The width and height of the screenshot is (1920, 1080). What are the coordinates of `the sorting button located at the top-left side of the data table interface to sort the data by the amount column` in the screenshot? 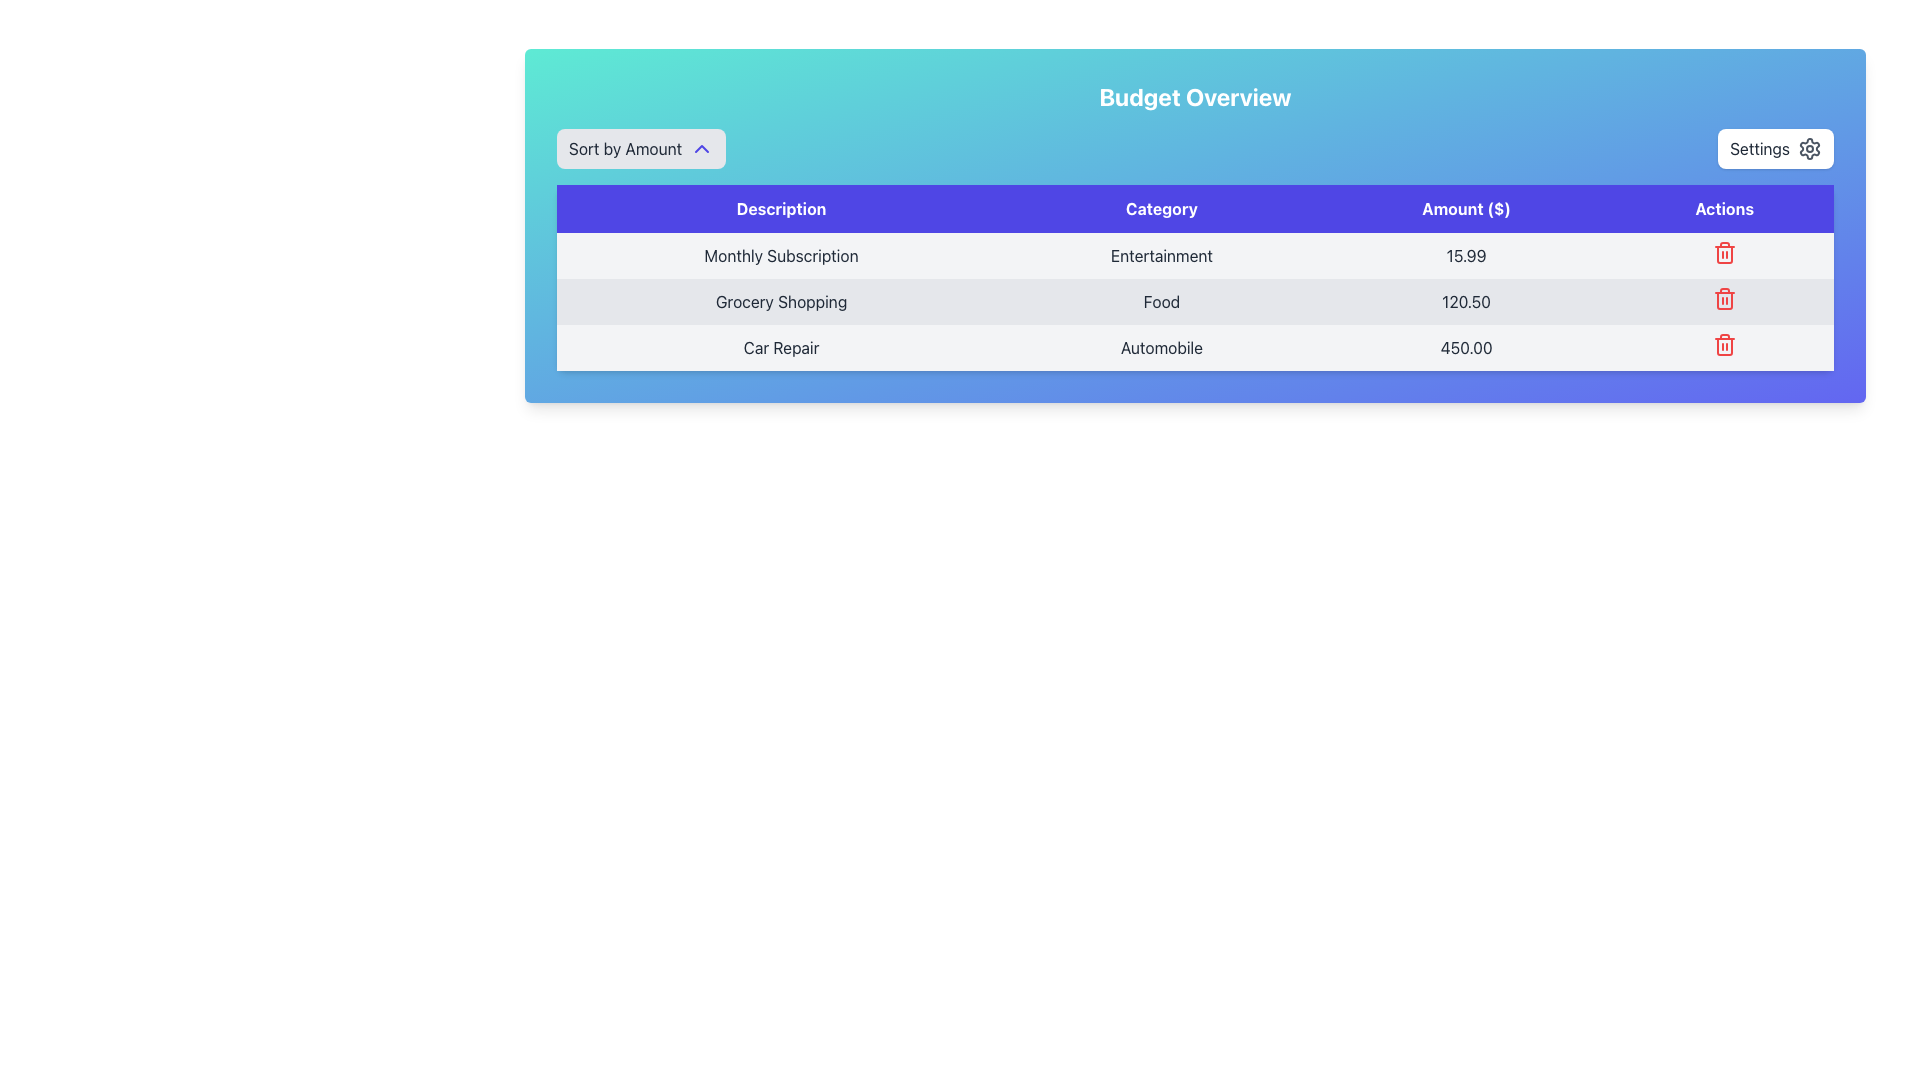 It's located at (641, 148).